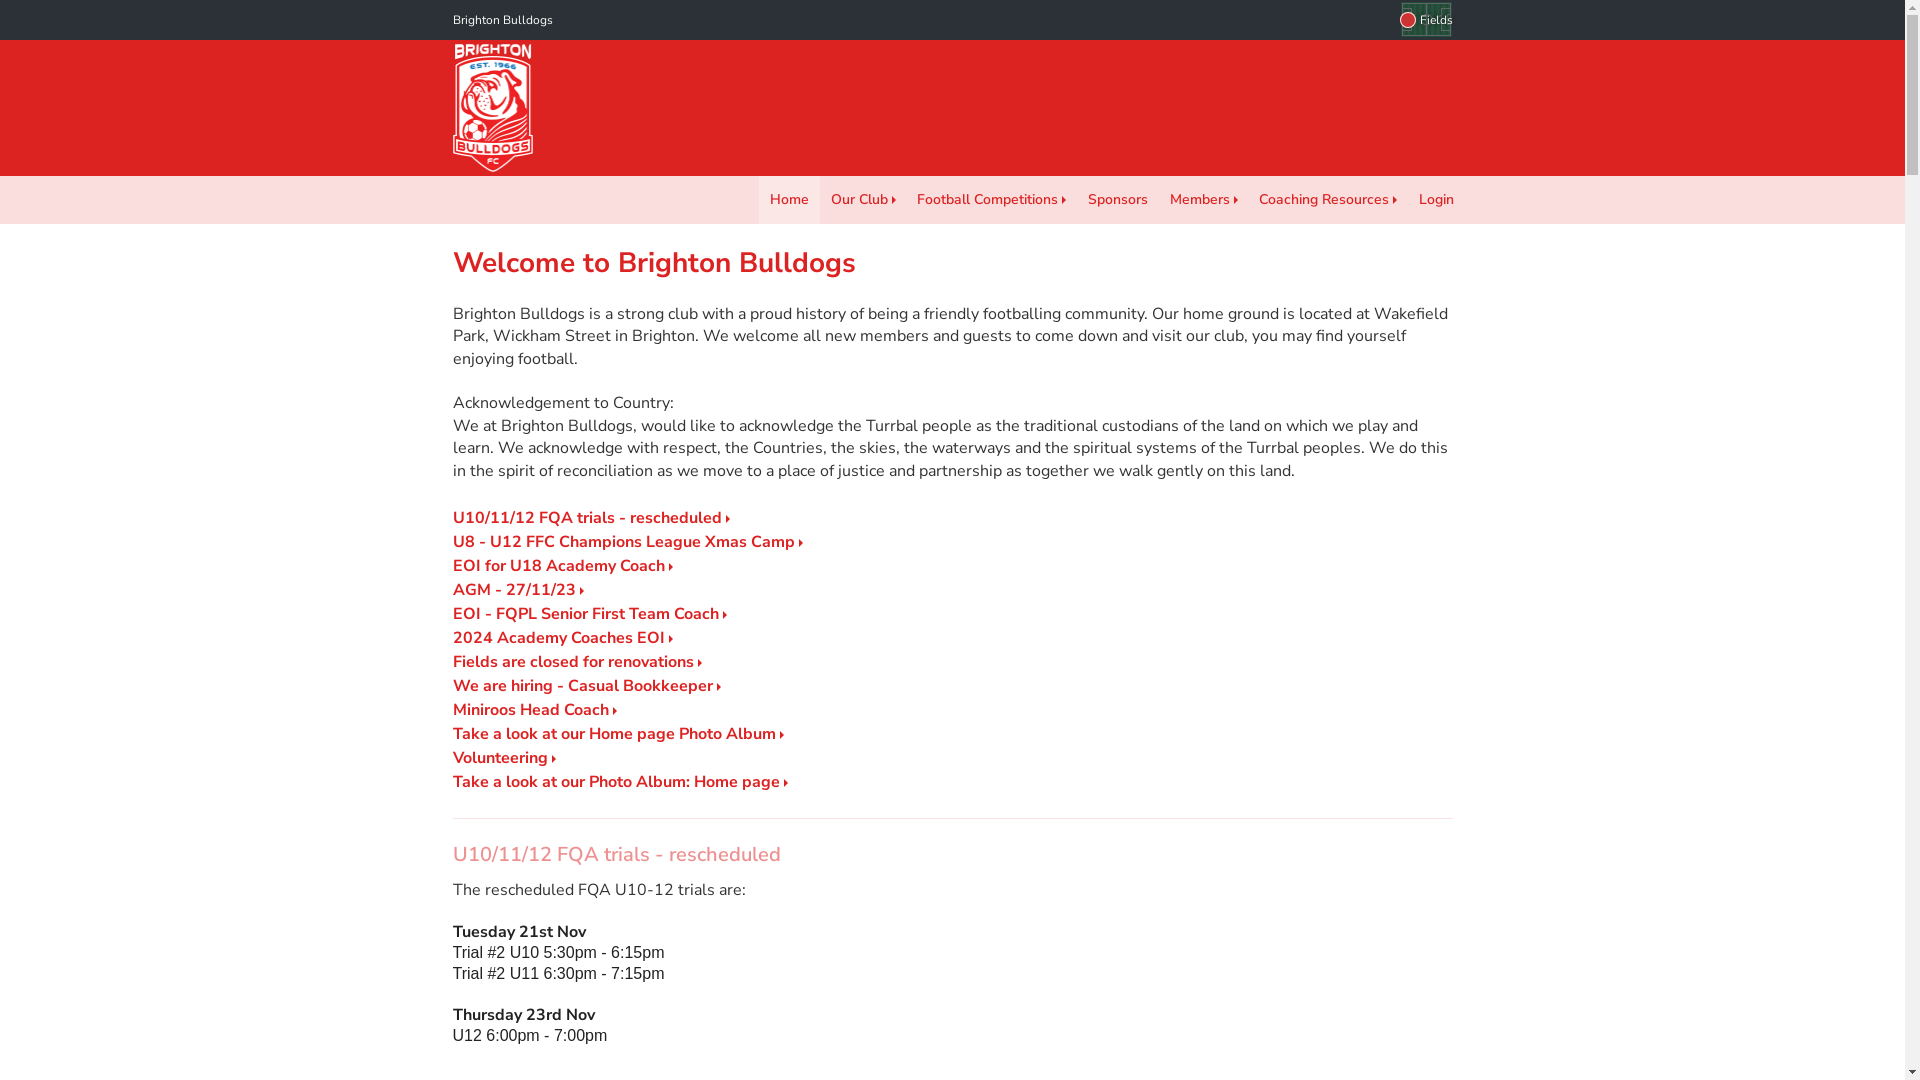  I want to click on 'AGM - 27/11/23', so click(517, 589).